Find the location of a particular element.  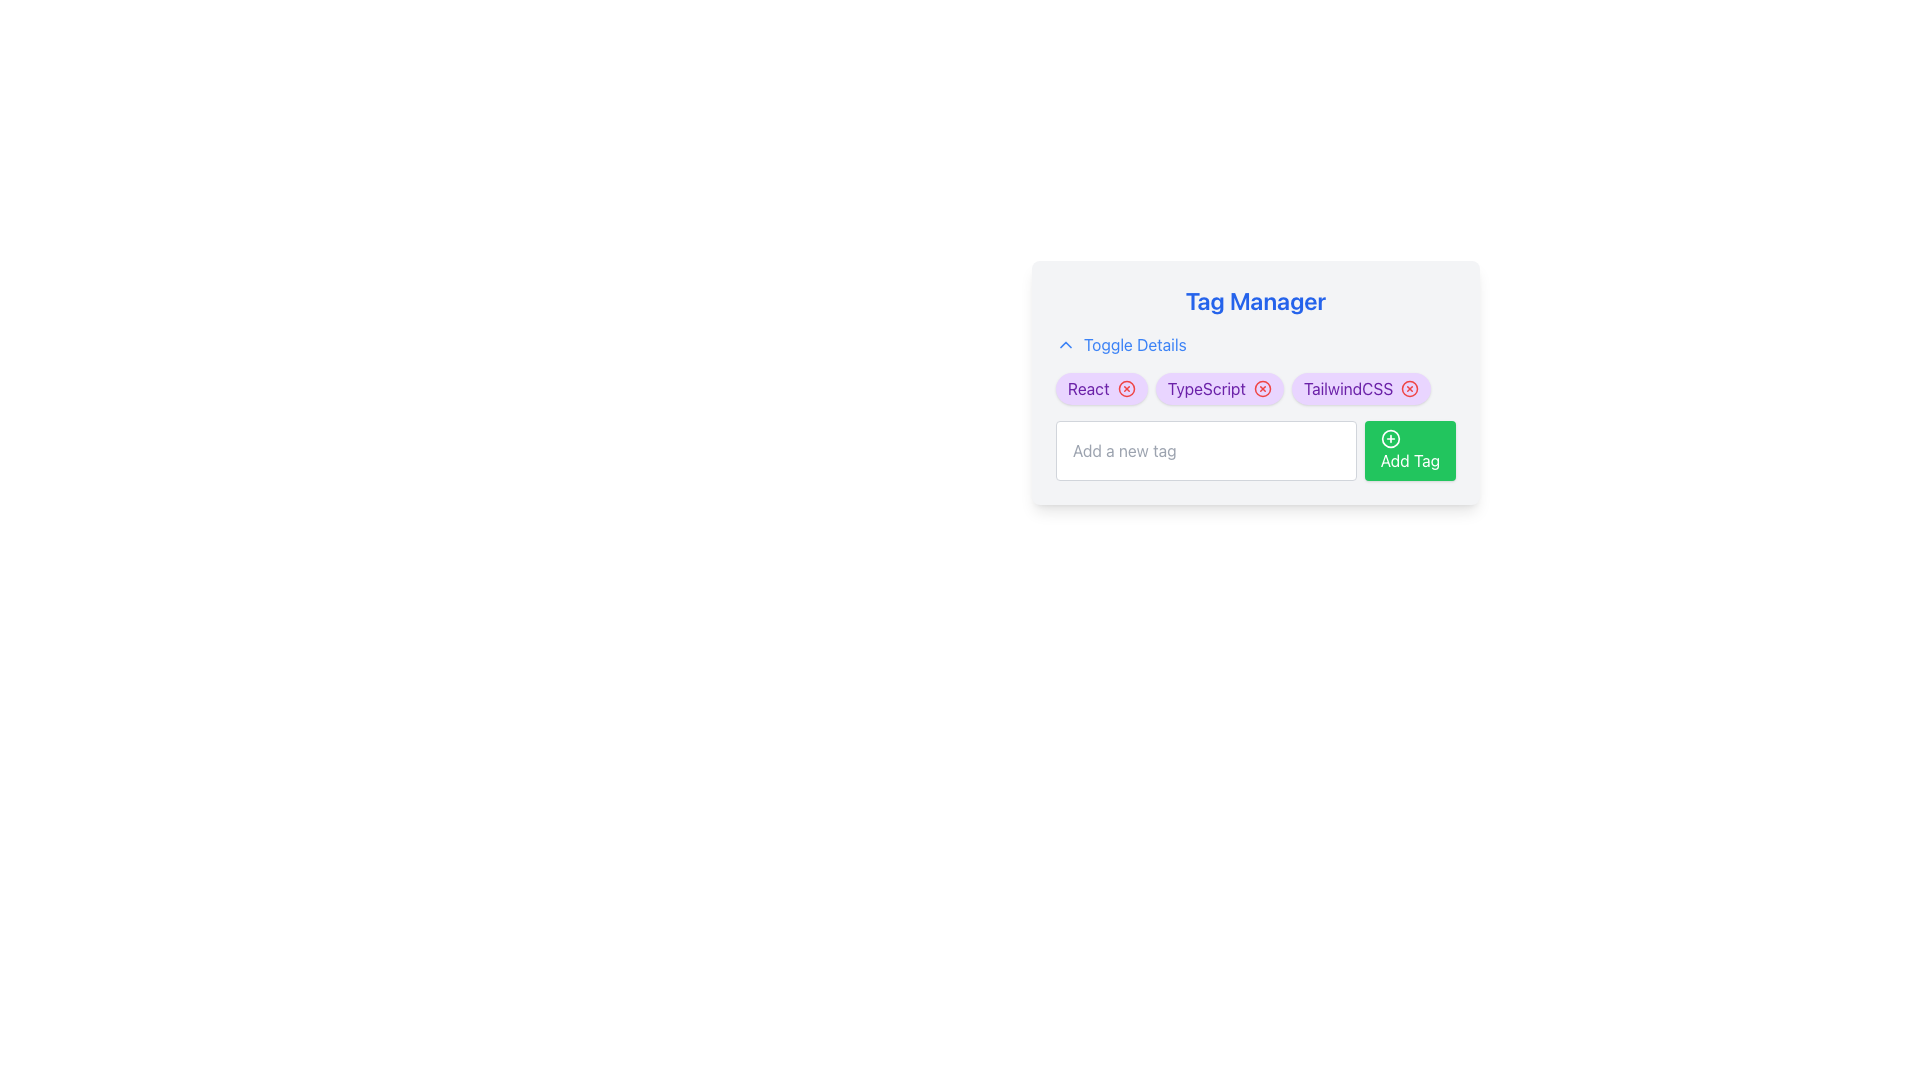

the details of the interactive tag labeled 'React' with a delete icon, which is the first tag in the 'Tag Manager' section is located at coordinates (1100, 389).